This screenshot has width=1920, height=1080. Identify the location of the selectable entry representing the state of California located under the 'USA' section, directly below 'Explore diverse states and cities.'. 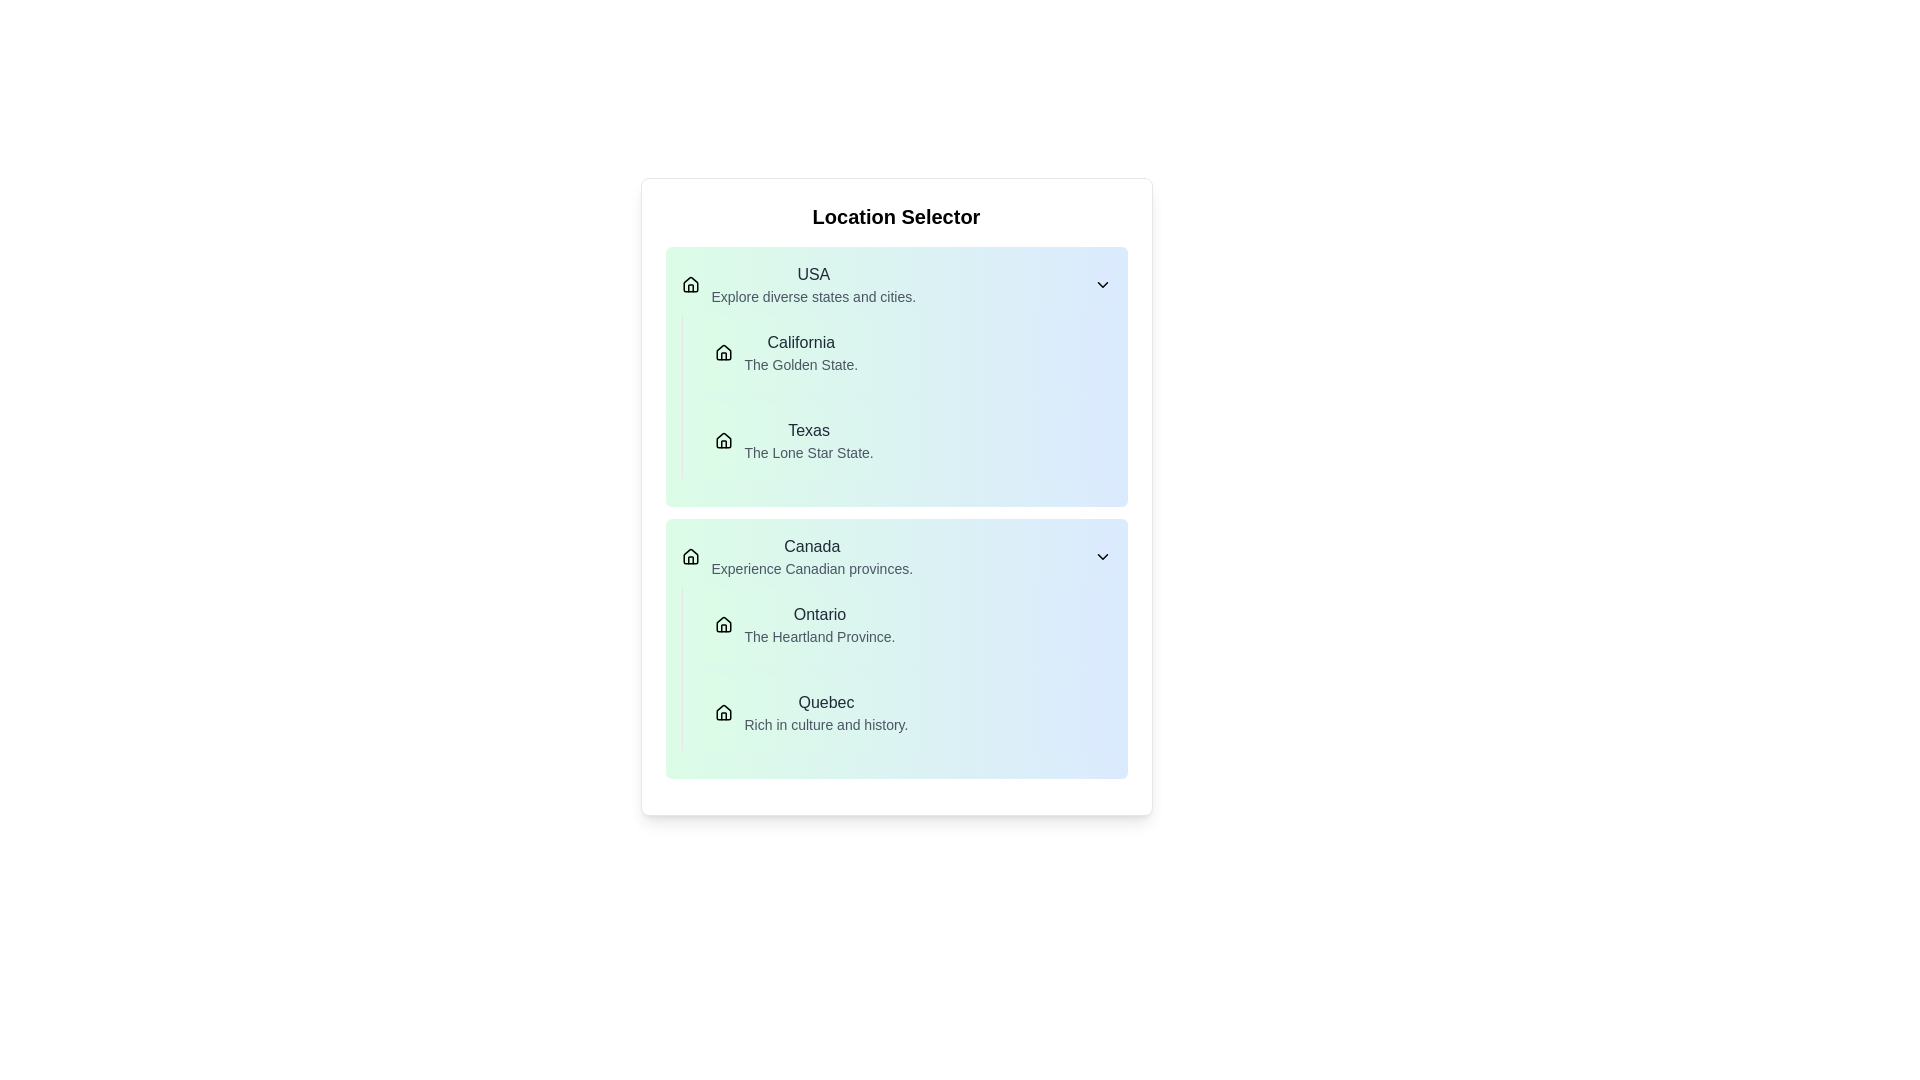
(801, 352).